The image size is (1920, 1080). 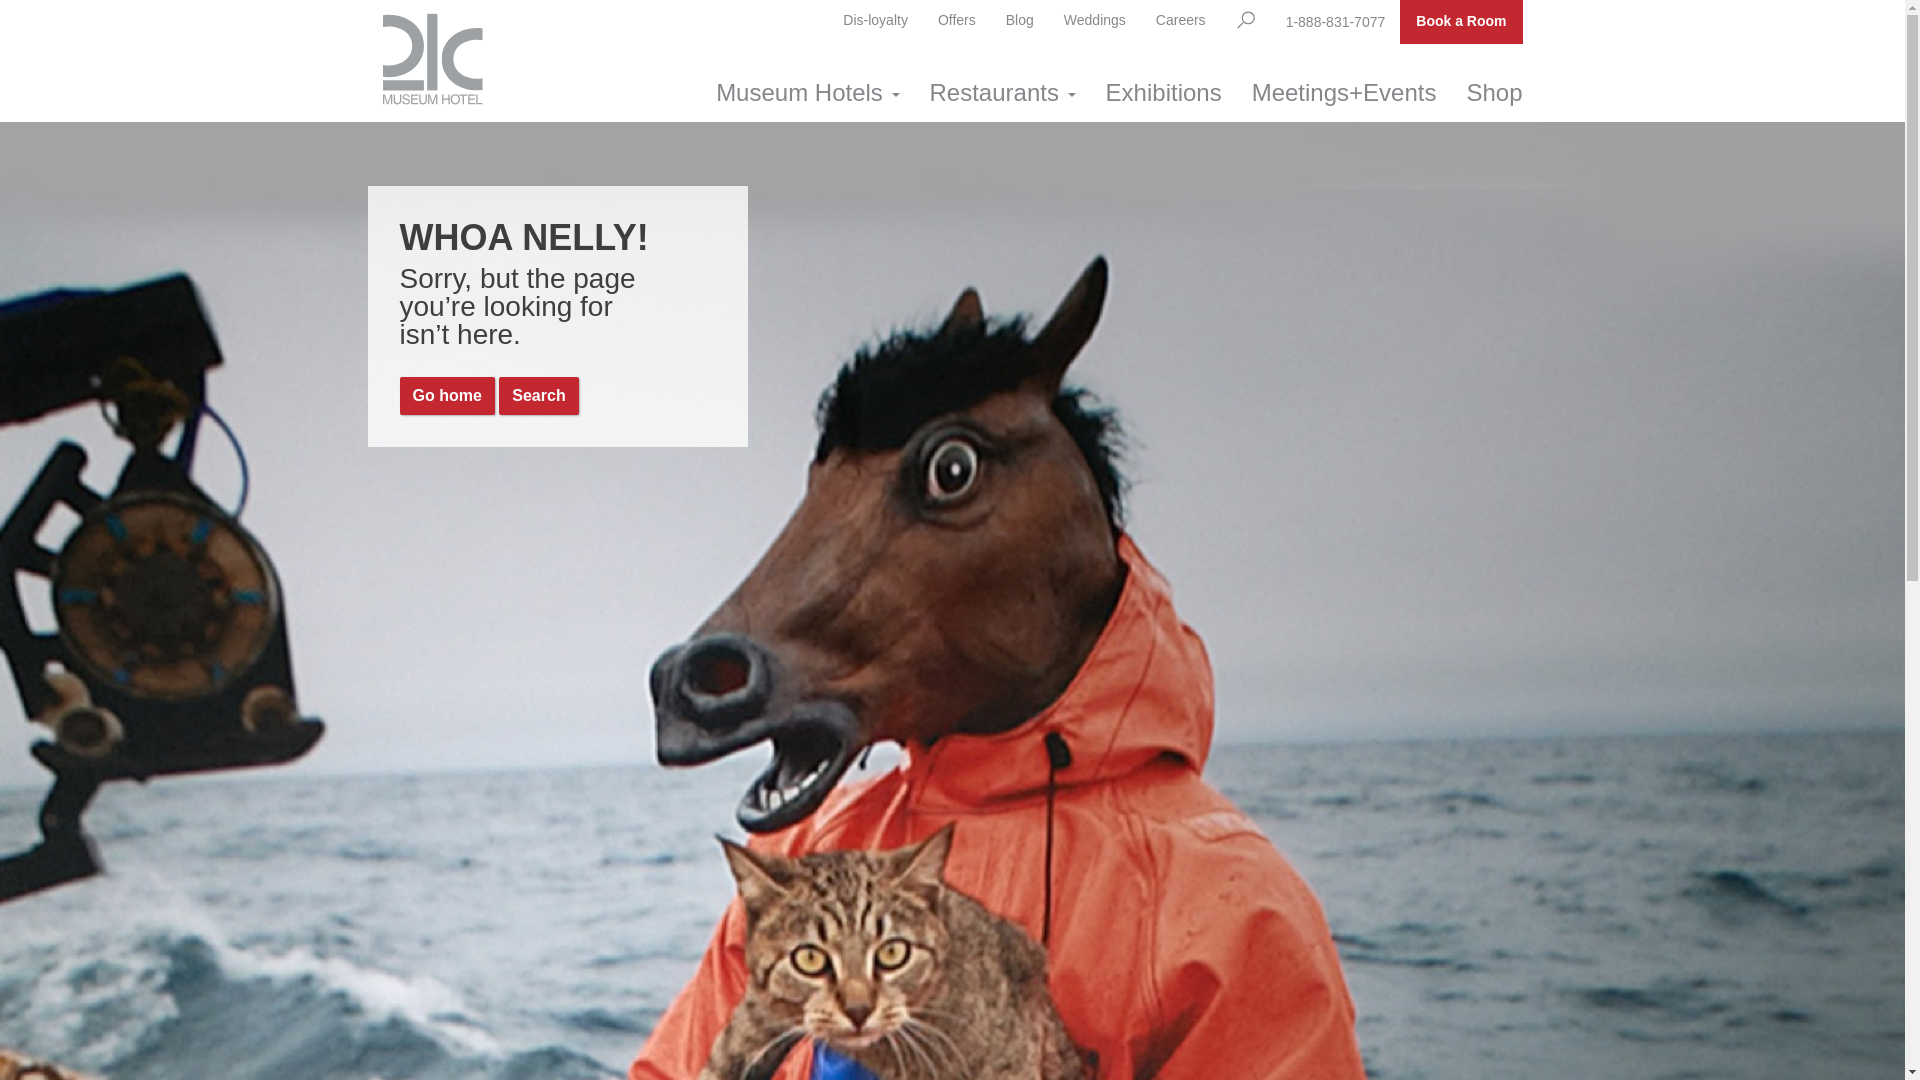 What do you see at coordinates (446, 396) in the screenshot?
I see `'Go home'` at bounding box center [446, 396].